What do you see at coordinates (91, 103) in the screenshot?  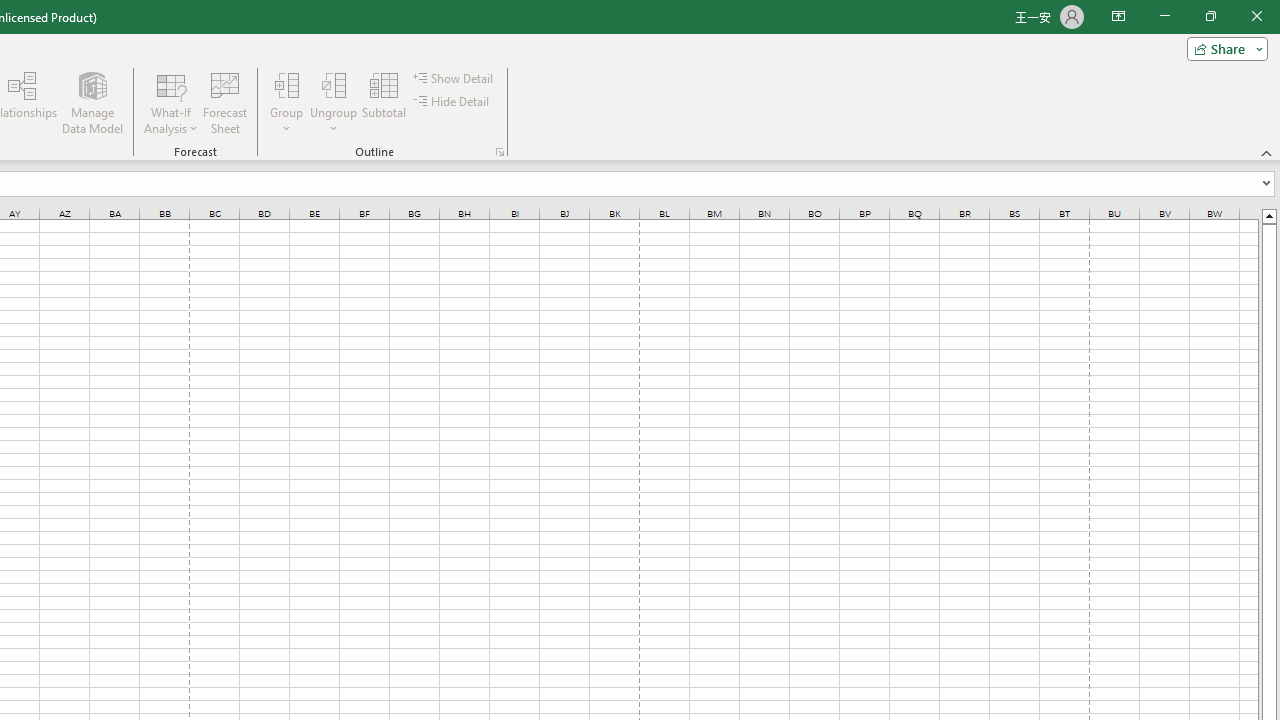 I see `'Manage Data Model'` at bounding box center [91, 103].